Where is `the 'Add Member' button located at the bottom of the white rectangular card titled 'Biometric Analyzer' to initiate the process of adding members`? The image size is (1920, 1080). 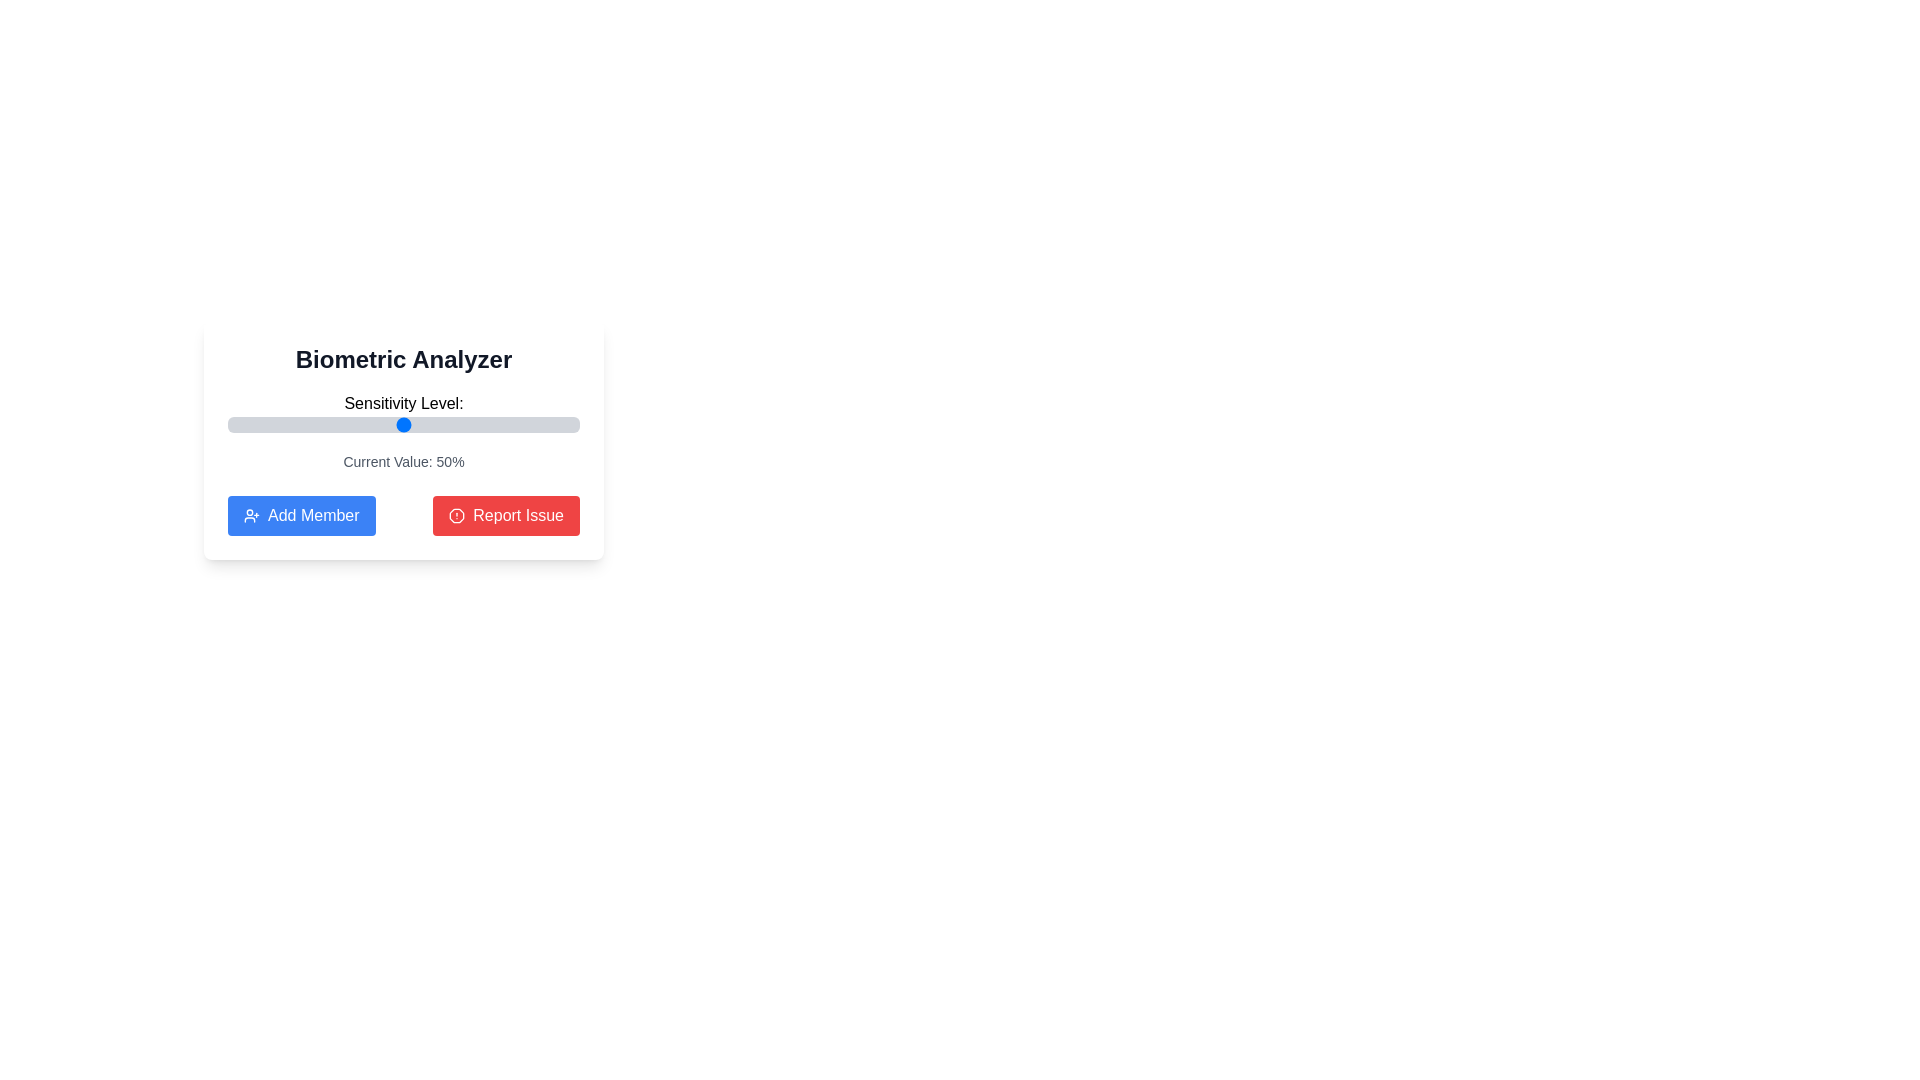
the 'Add Member' button located at the bottom of the white rectangular card titled 'Biometric Analyzer' to initiate the process of adding members is located at coordinates (402, 438).